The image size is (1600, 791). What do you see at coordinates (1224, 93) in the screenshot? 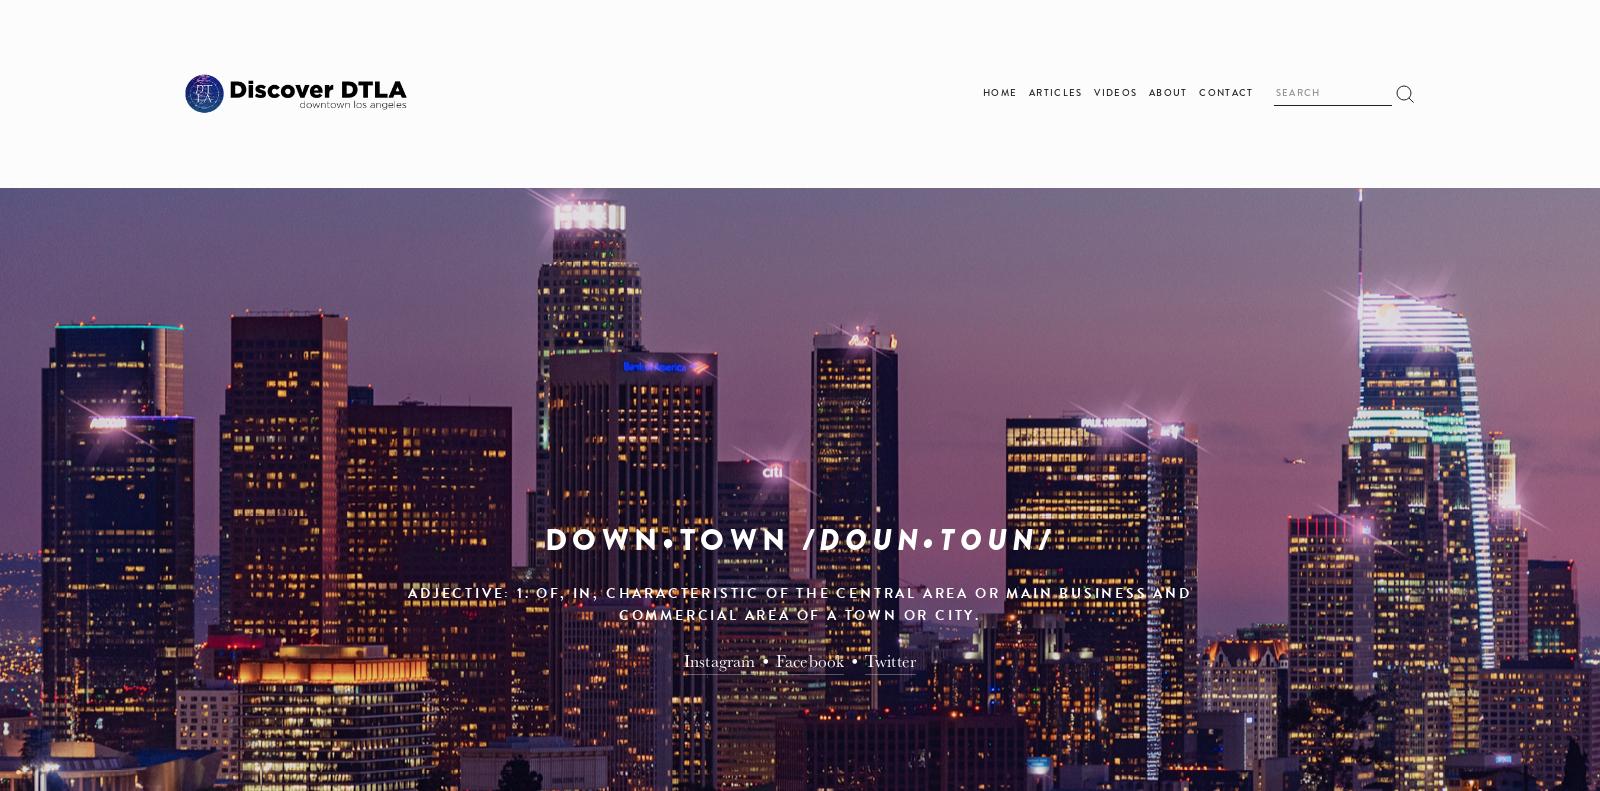
I see `'Contact'` at bounding box center [1224, 93].